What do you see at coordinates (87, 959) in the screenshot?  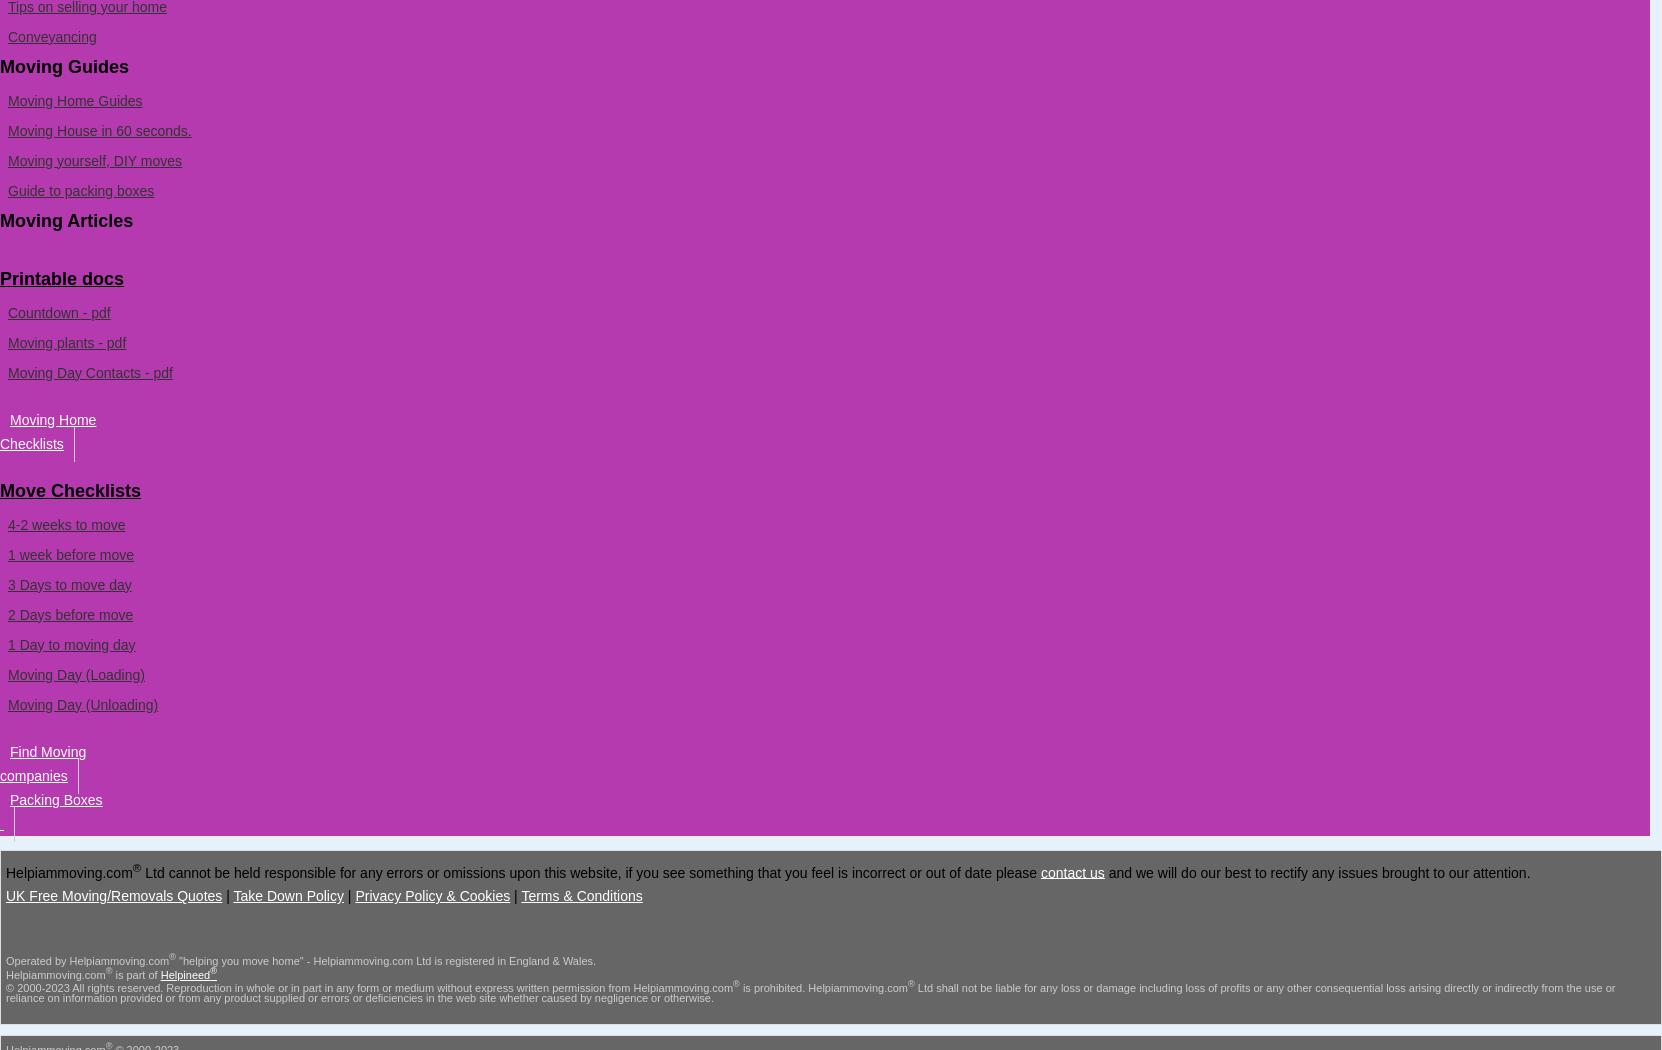 I see `'Operated by Helpiammoving.com'` at bounding box center [87, 959].